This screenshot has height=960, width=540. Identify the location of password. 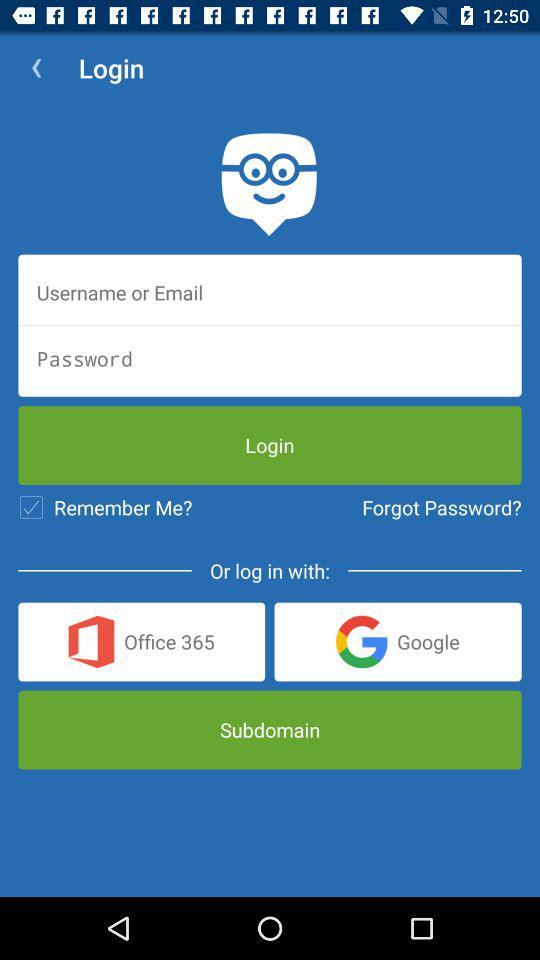
(270, 358).